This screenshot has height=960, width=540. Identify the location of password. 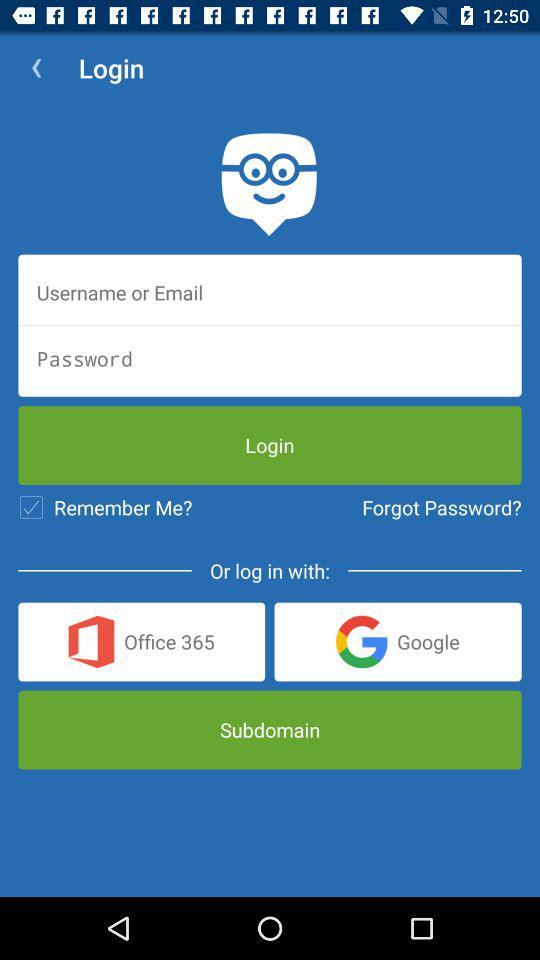
(270, 358).